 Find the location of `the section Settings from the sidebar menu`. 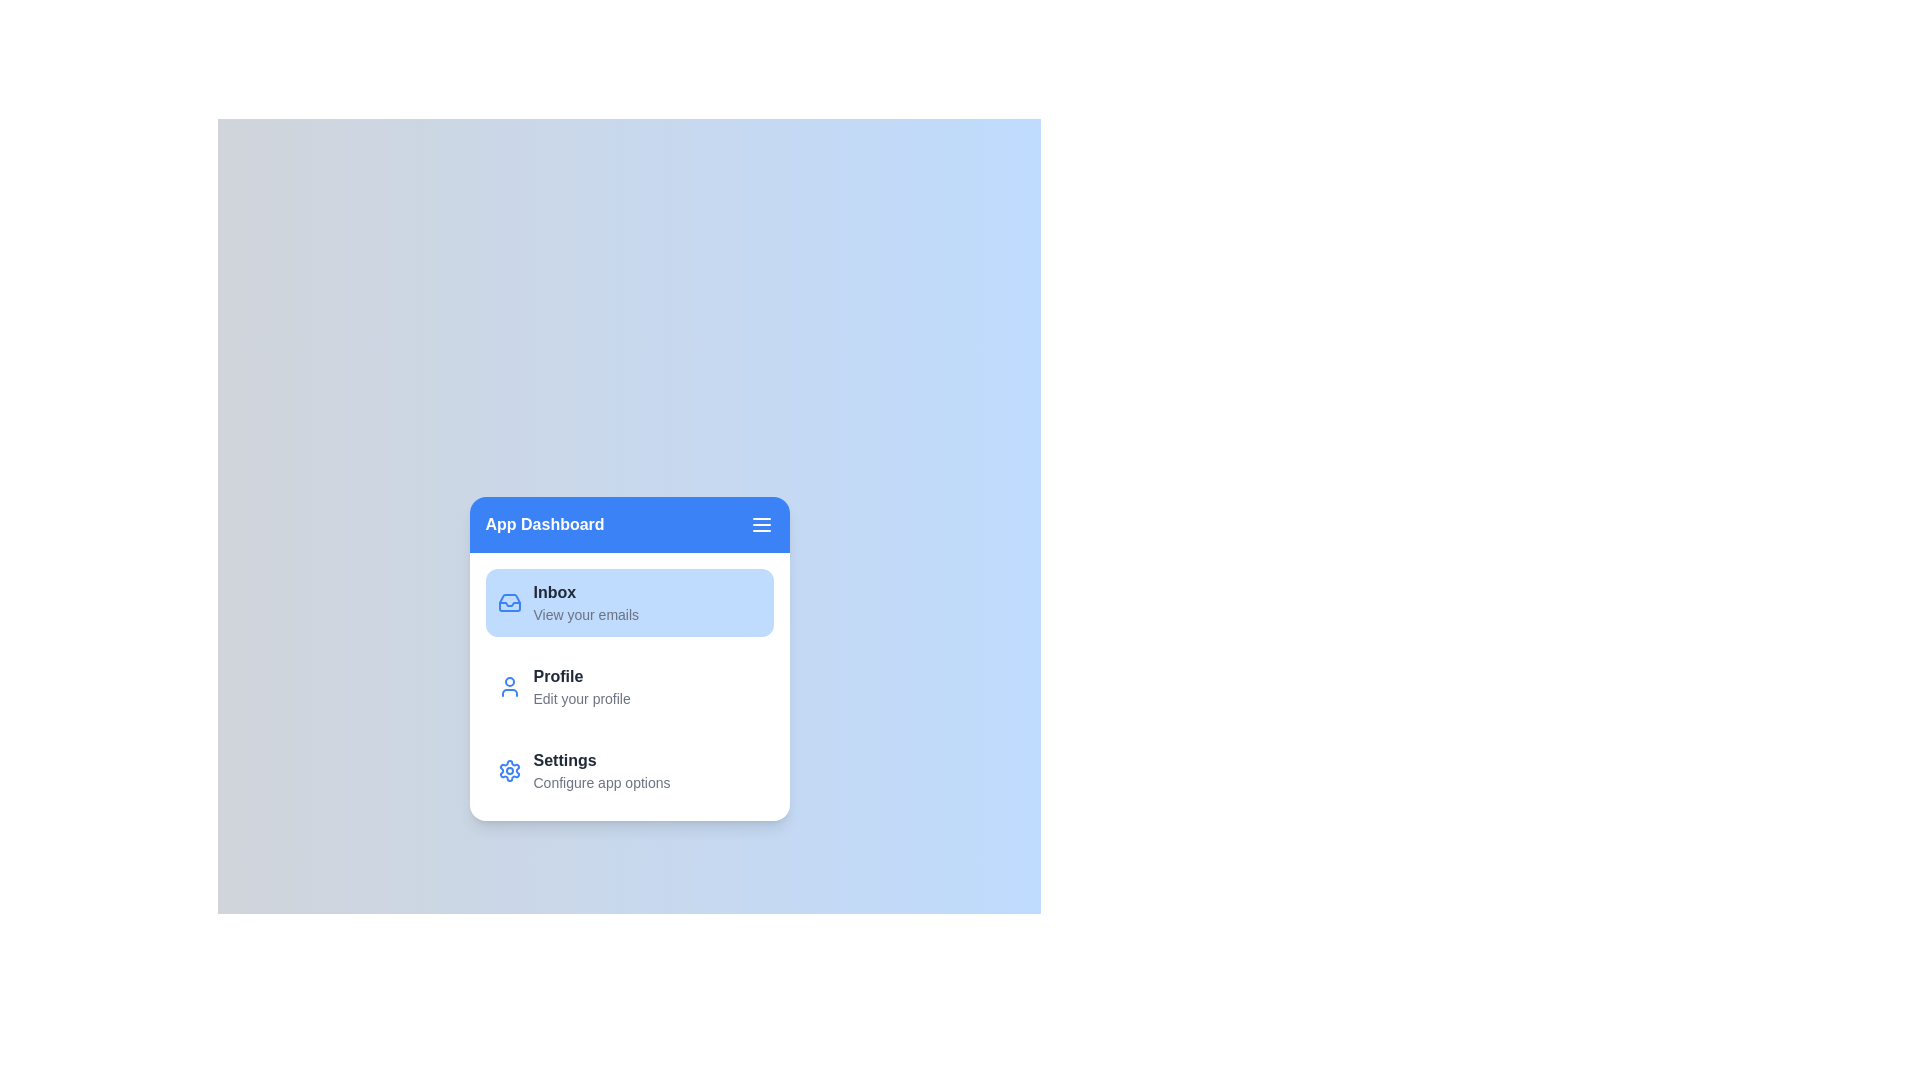

the section Settings from the sidebar menu is located at coordinates (628, 770).